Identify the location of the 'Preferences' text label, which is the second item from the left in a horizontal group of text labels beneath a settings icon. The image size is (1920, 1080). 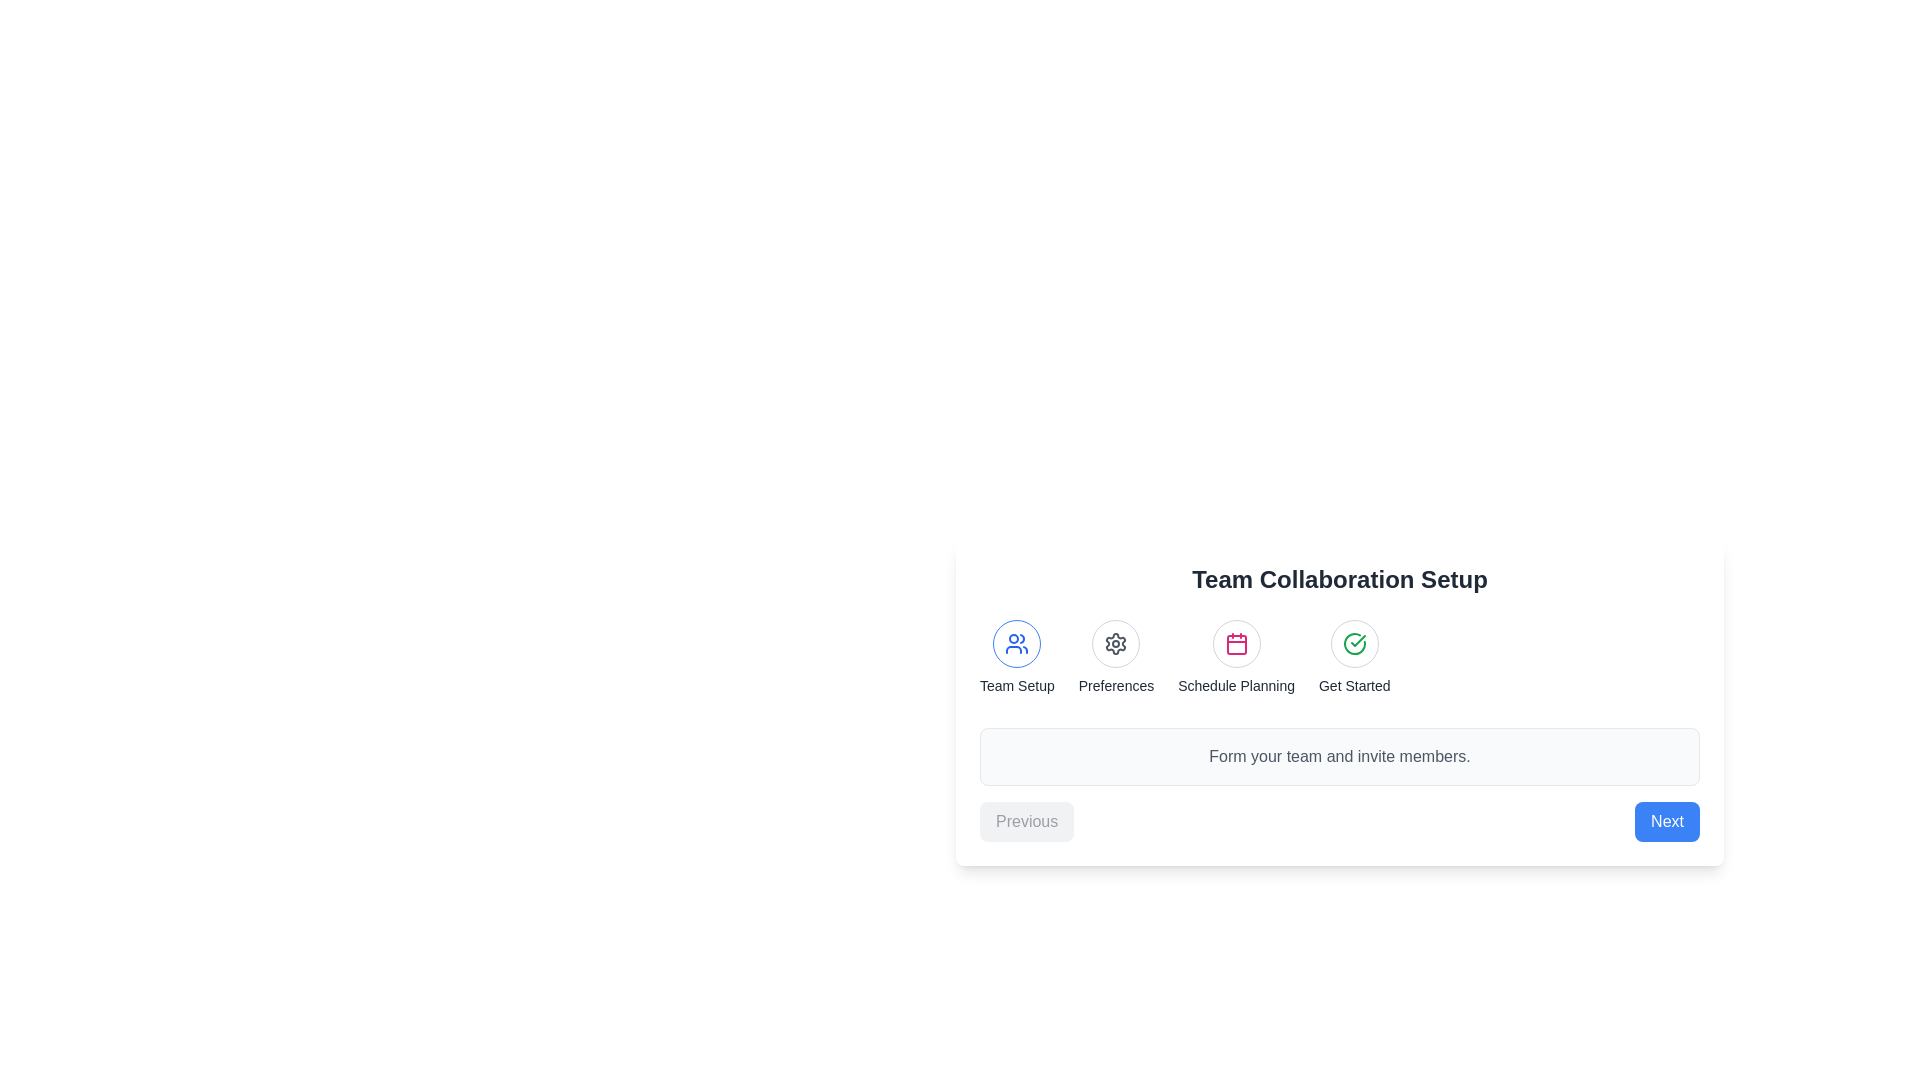
(1115, 685).